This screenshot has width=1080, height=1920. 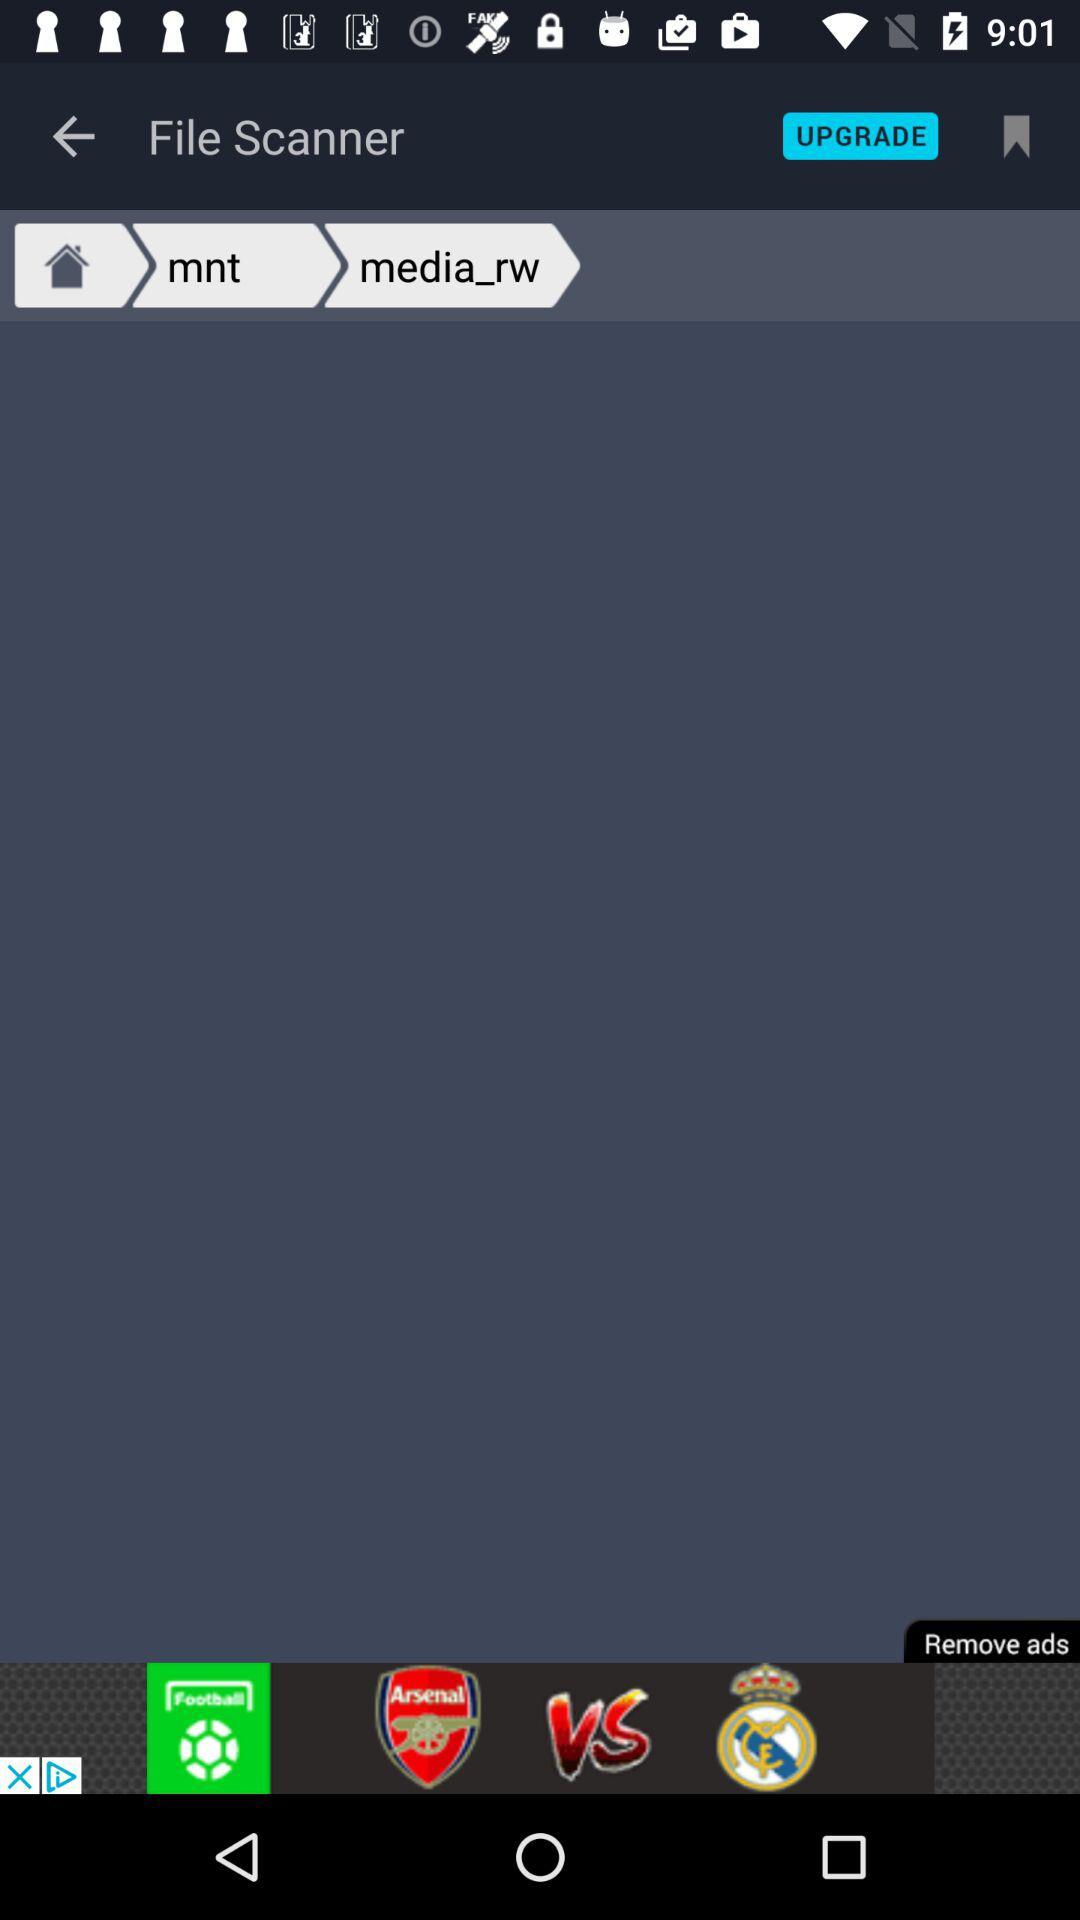 What do you see at coordinates (859, 135) in the screenshot?
I see `upgrade application` at bounding box center [859, 135].